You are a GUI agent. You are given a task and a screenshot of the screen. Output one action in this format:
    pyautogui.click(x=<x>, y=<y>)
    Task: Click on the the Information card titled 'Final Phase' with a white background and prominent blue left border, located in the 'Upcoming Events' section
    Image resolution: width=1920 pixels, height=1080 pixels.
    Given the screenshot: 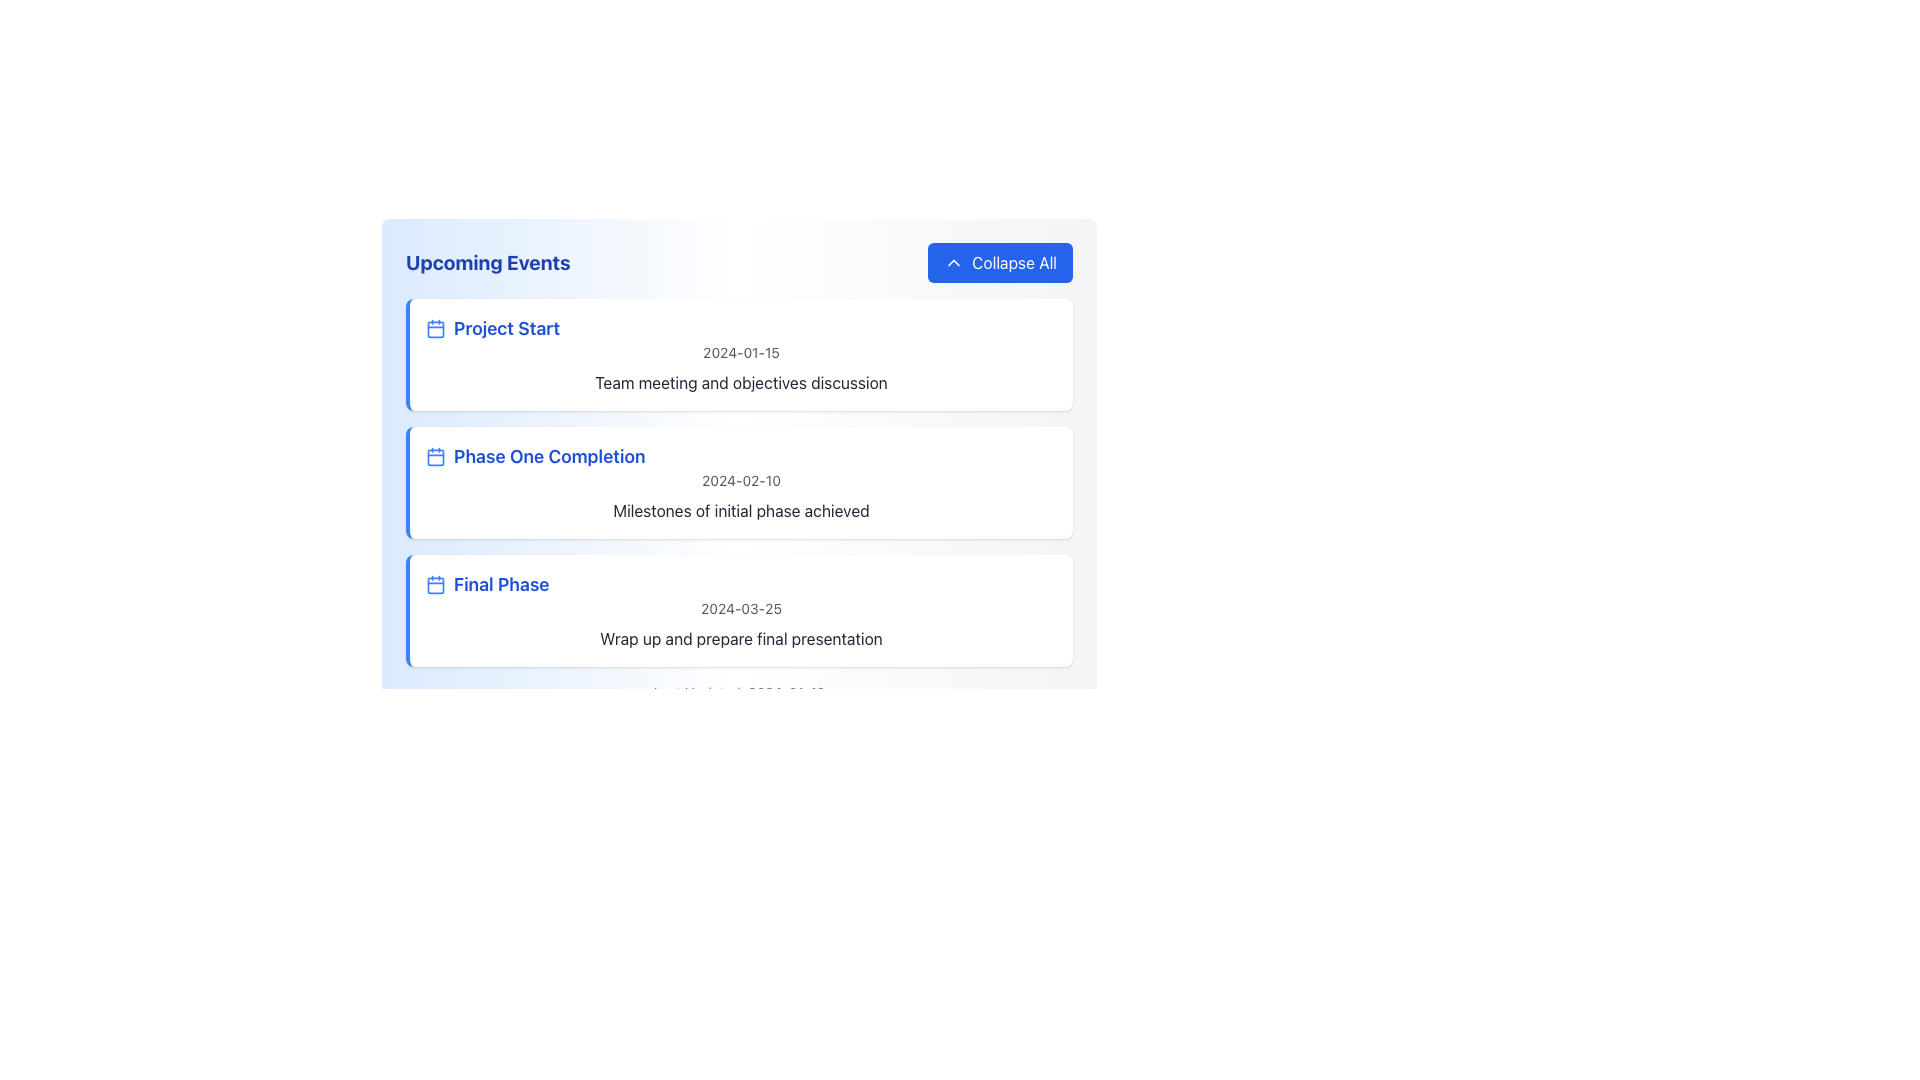 What is the action you would take?
    pyautogui.click(x=738, y=609)
    